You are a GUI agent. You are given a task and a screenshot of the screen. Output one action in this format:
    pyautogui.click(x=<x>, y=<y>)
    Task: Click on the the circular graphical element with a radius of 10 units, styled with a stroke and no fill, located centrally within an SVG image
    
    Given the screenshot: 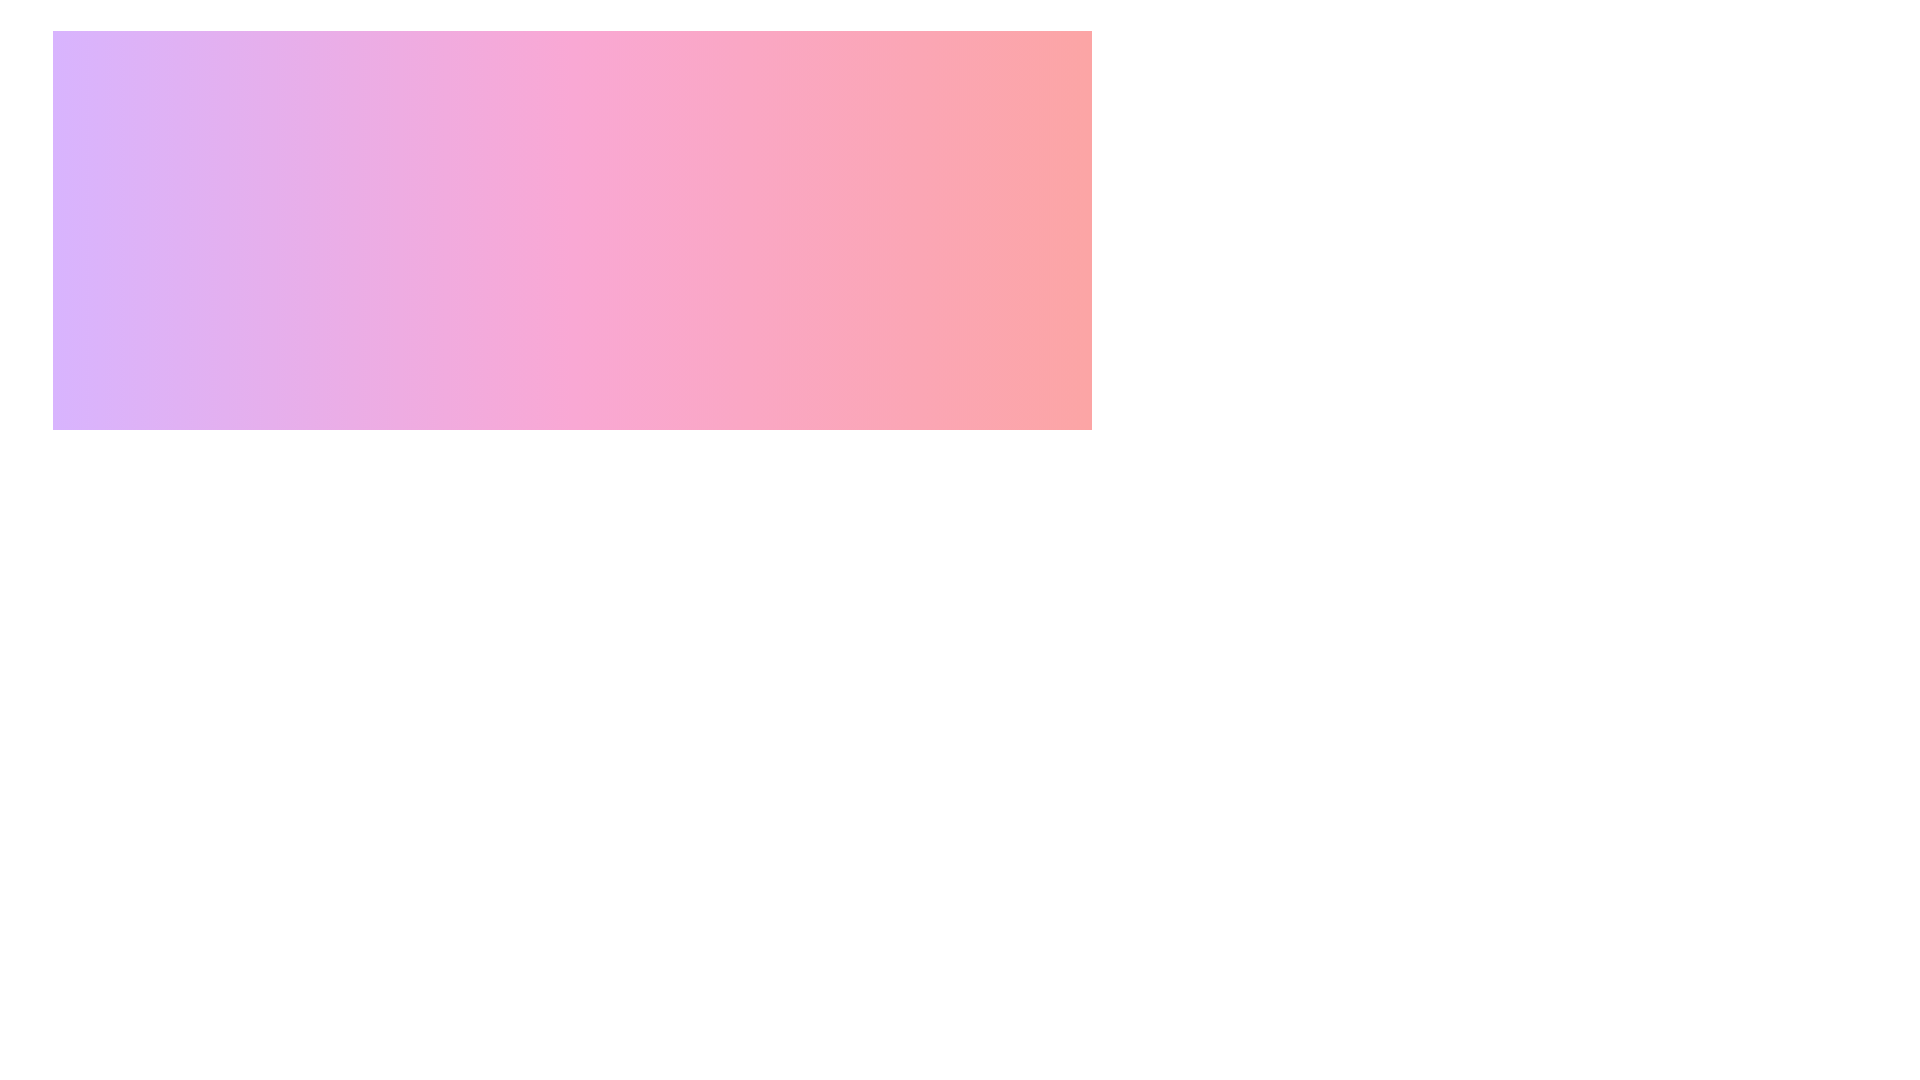 What is the action you would take?
    pyautogui.click(x=395, y=623)
    